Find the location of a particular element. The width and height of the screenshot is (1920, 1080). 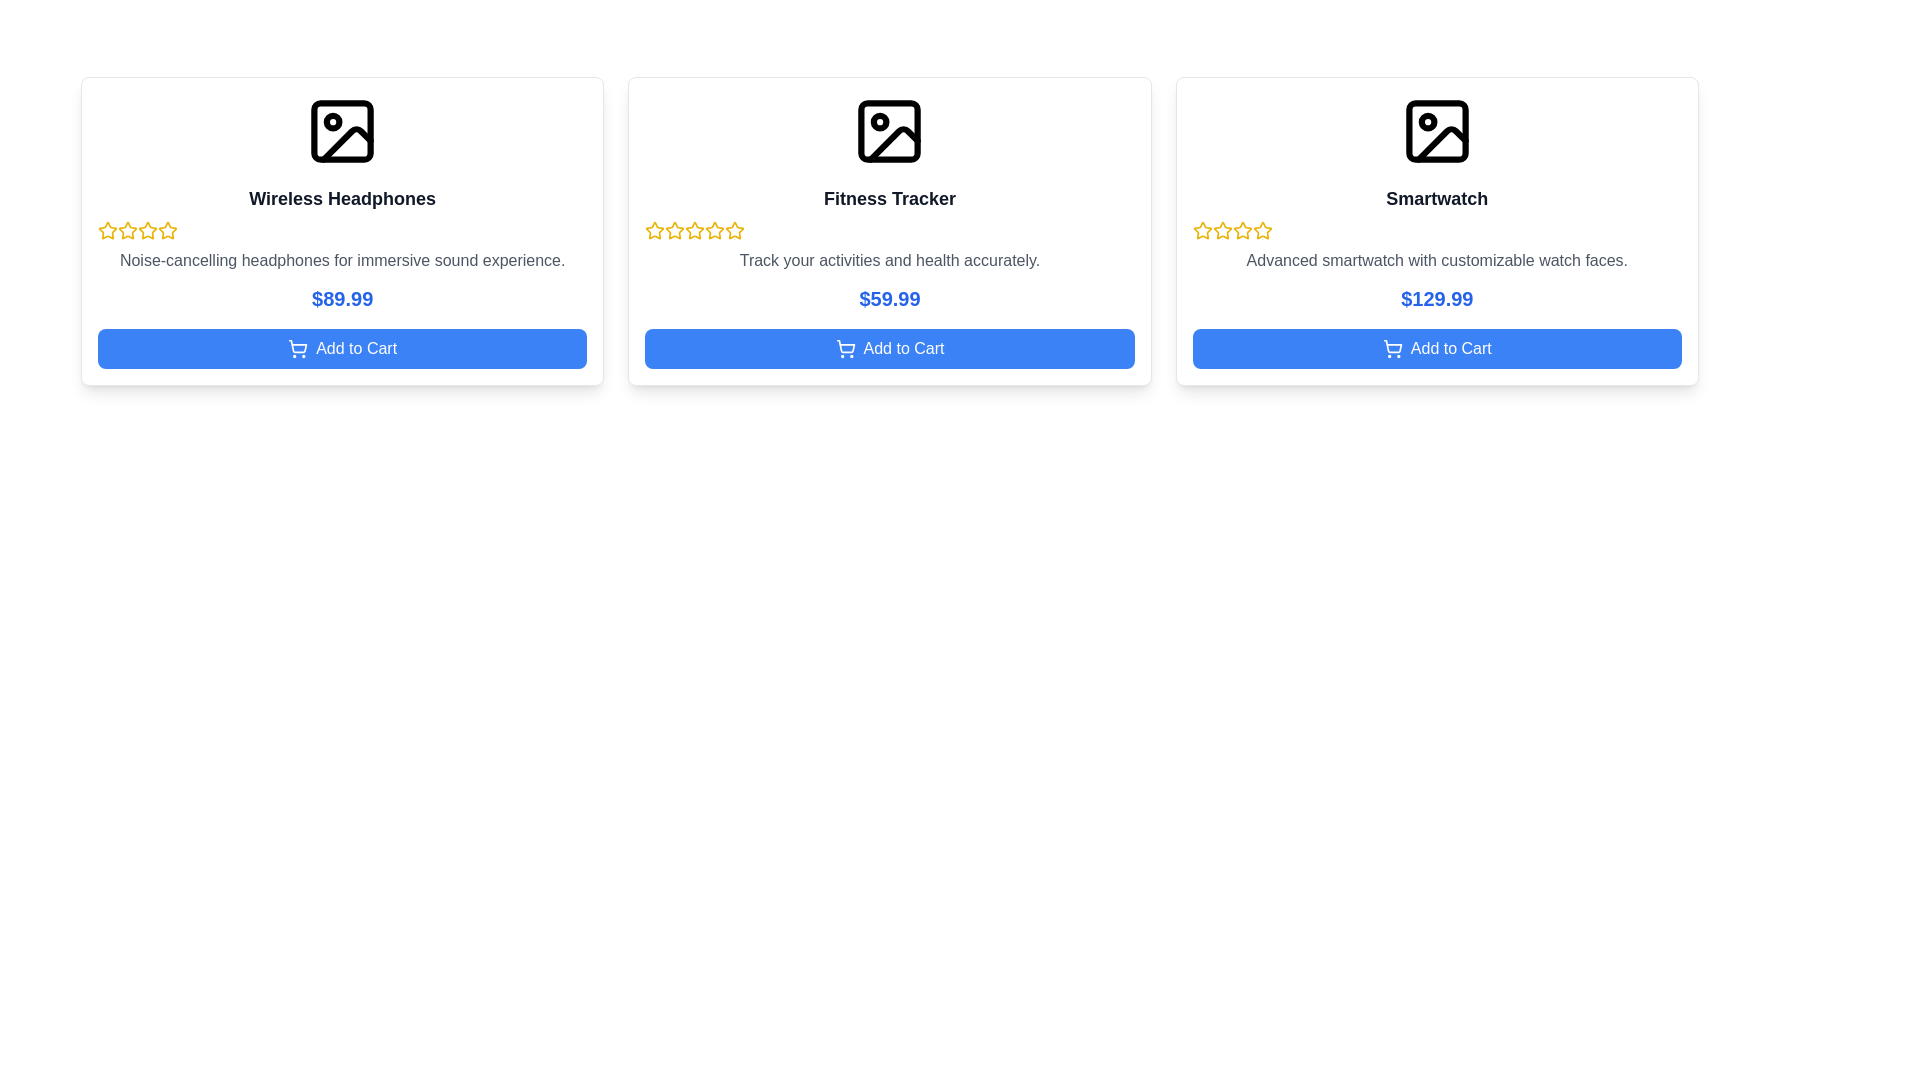

the first yellow star icon used for ratings, located below the title 'Wireless Headphones' is located at coordinates (107, 229).